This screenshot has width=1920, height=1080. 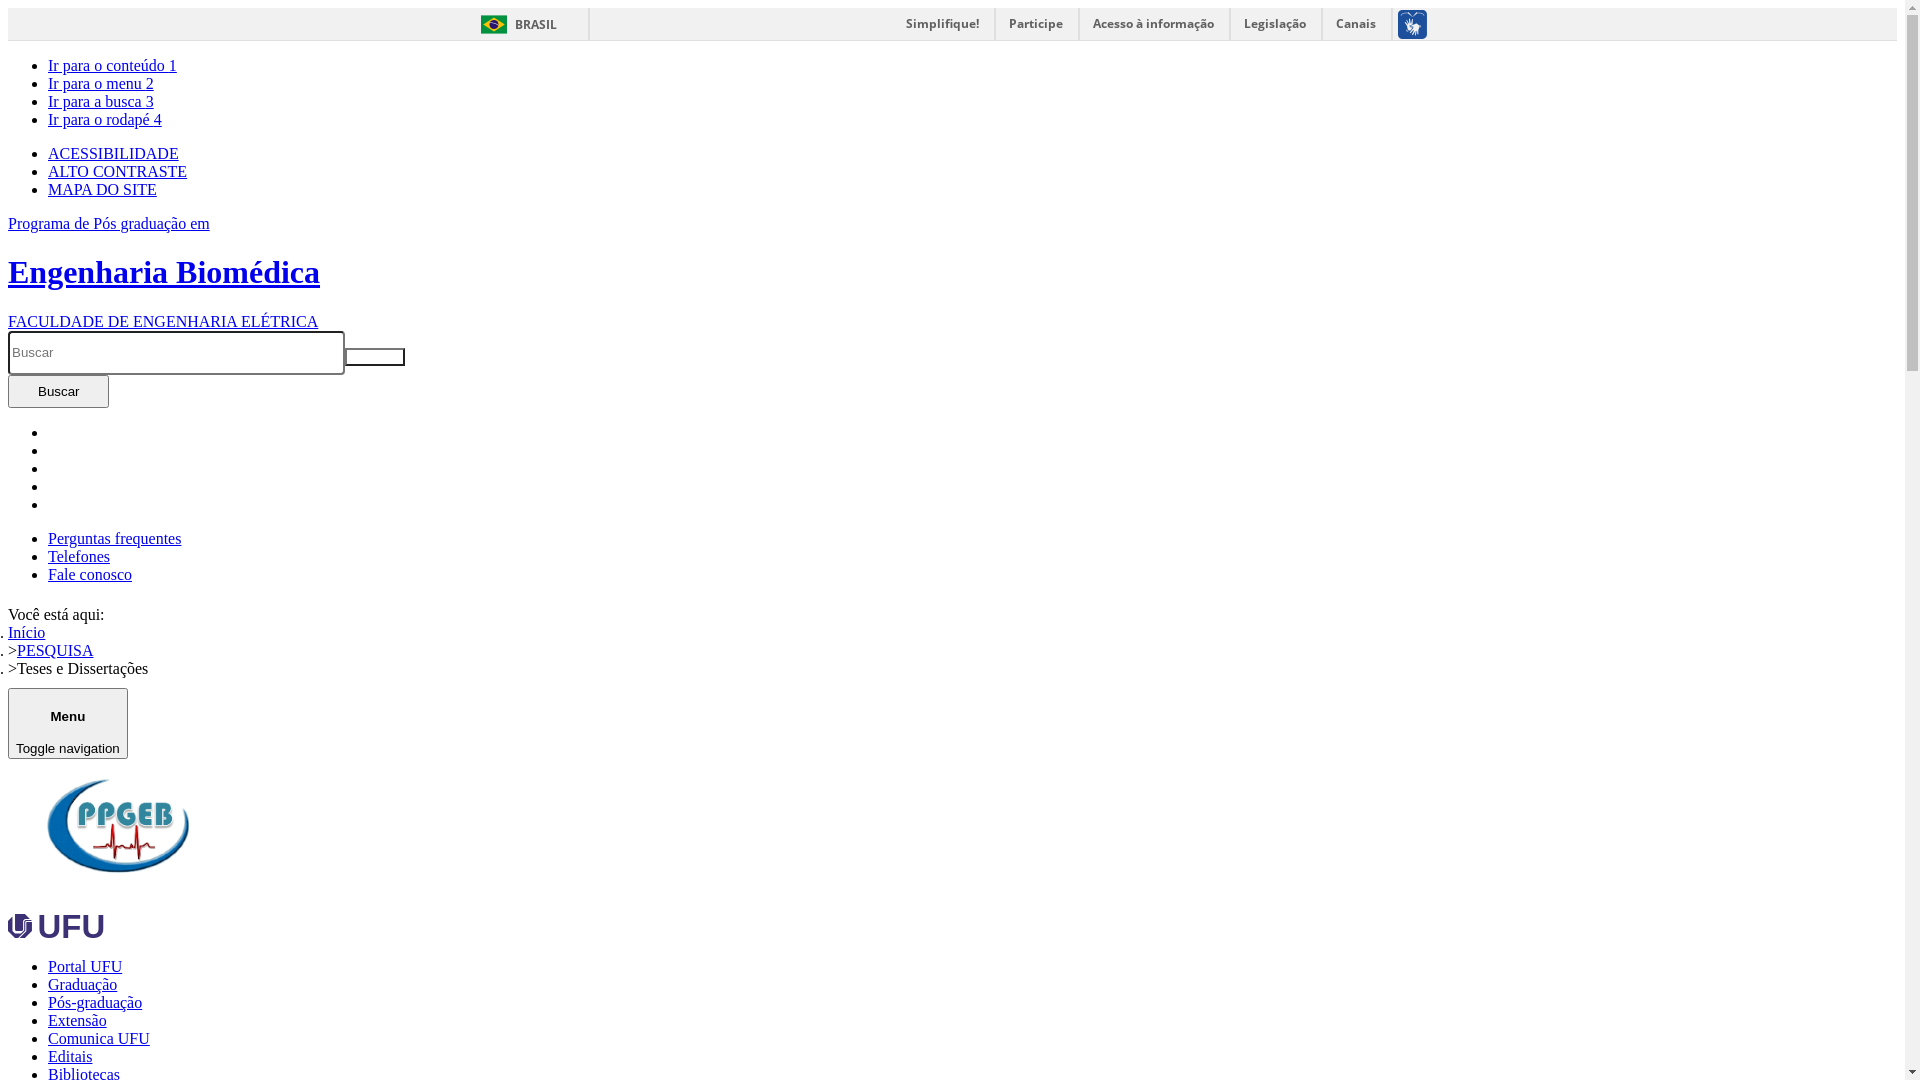 What do you see at coordinates (470, 24) in the screenshot?
I see `'BRASIL'` at bounding box center [470, 24].